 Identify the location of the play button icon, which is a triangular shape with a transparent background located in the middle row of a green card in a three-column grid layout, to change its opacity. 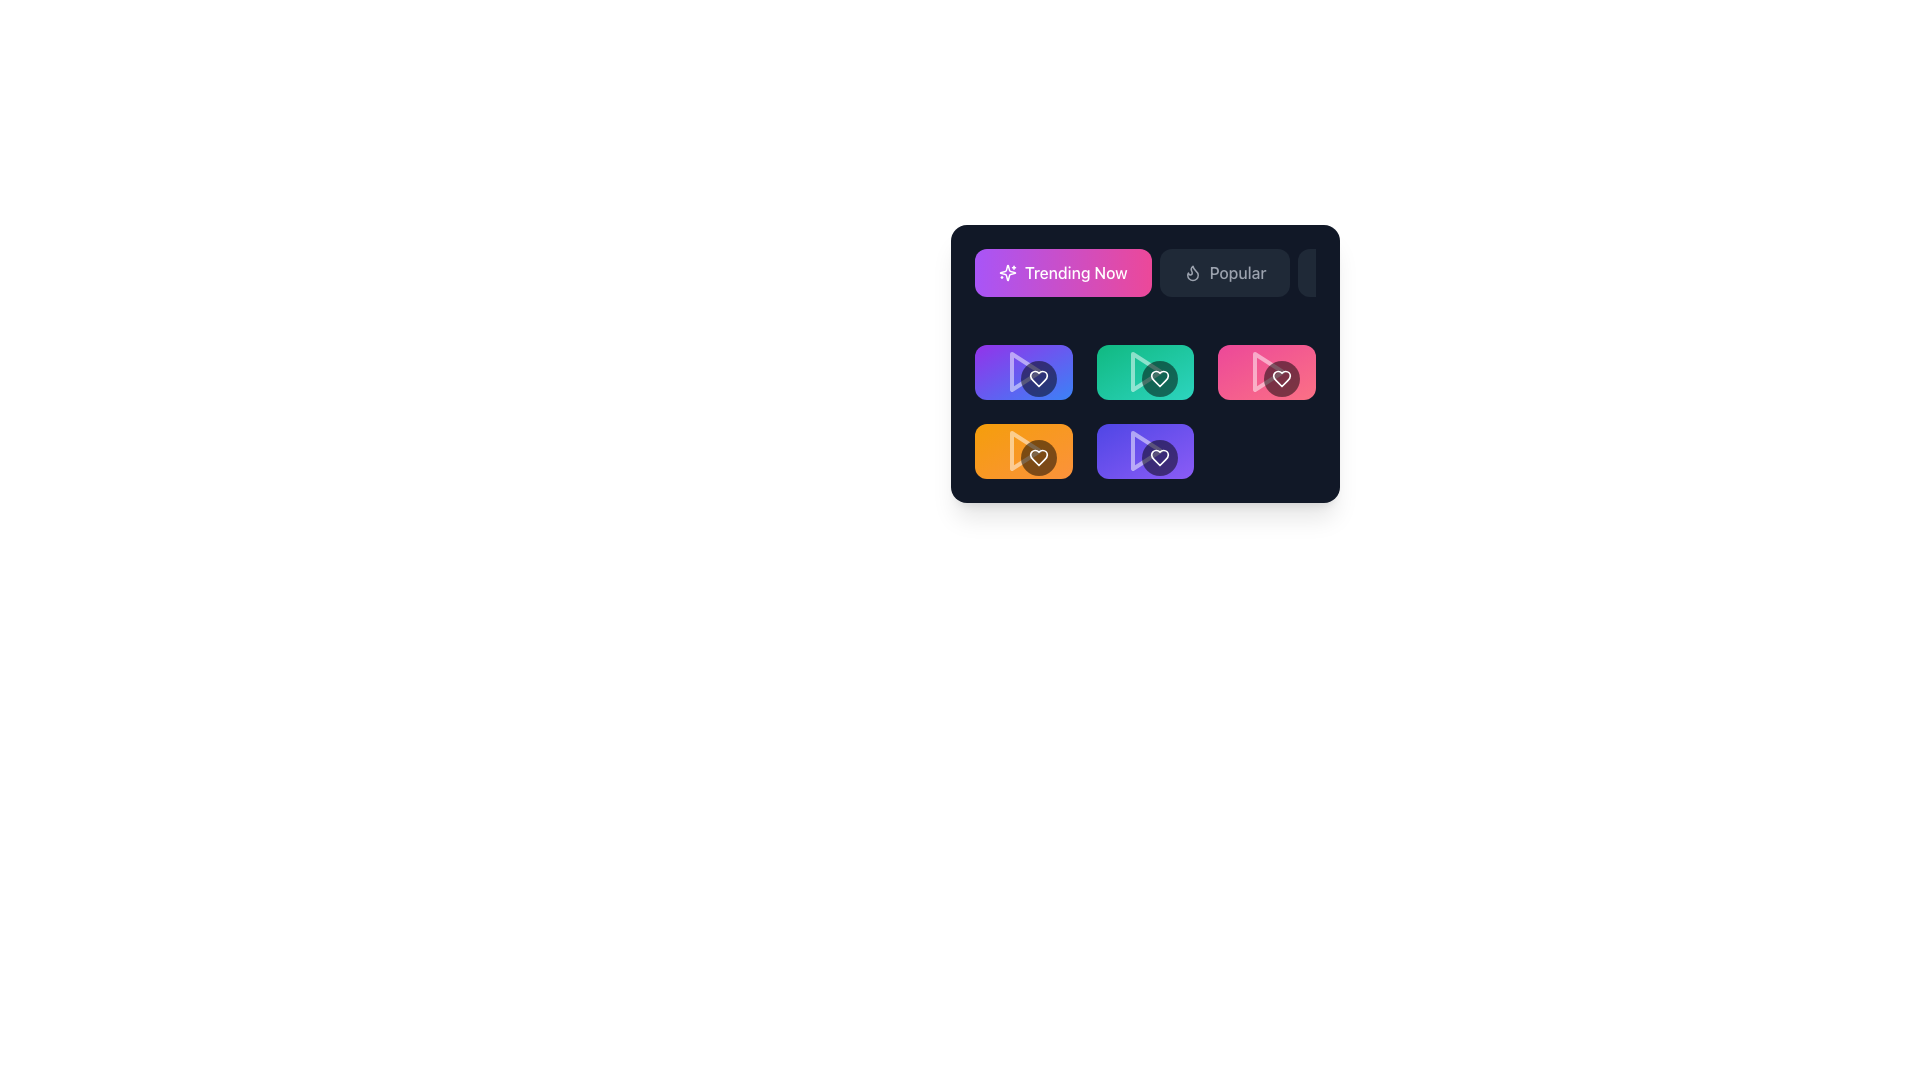
(1145, 372).